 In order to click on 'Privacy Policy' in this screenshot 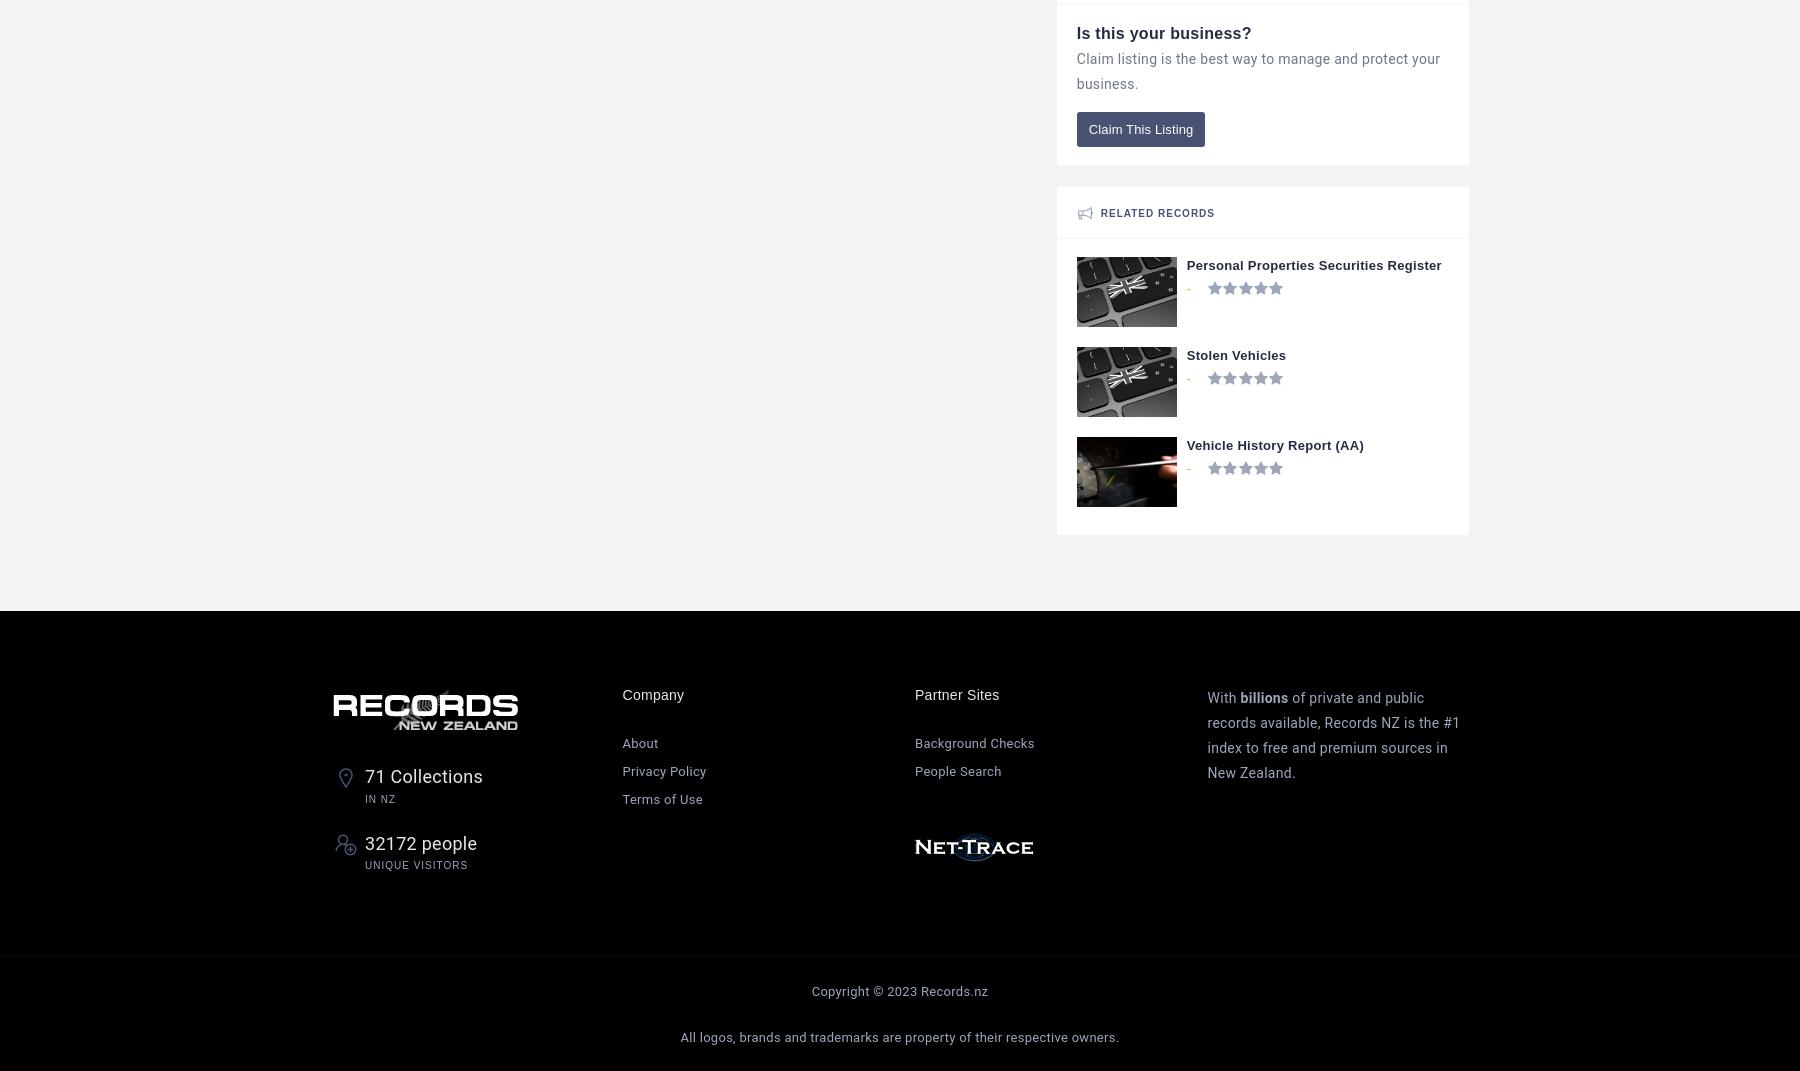, I will do `click(664, 769)`.